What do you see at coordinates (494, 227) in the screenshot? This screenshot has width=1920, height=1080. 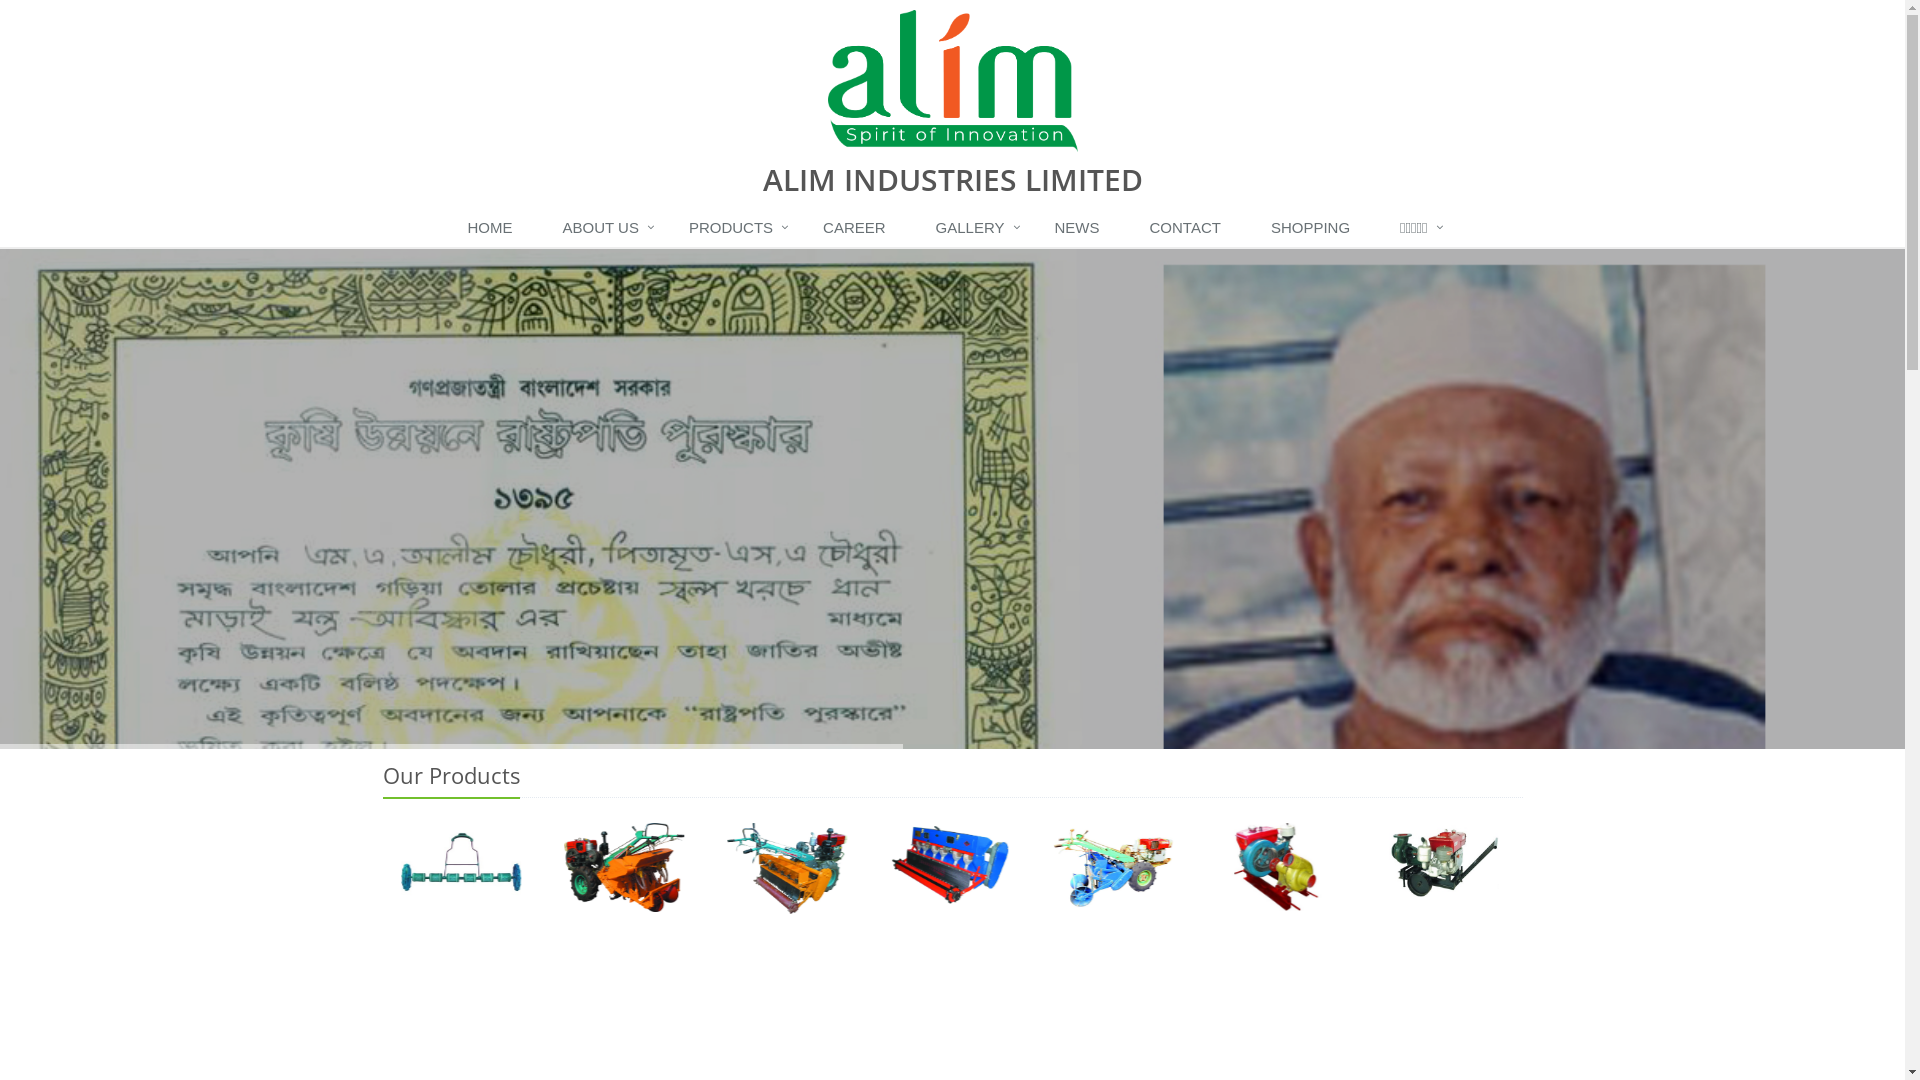 I see `'HOME'` at bounding box center [494, 227].